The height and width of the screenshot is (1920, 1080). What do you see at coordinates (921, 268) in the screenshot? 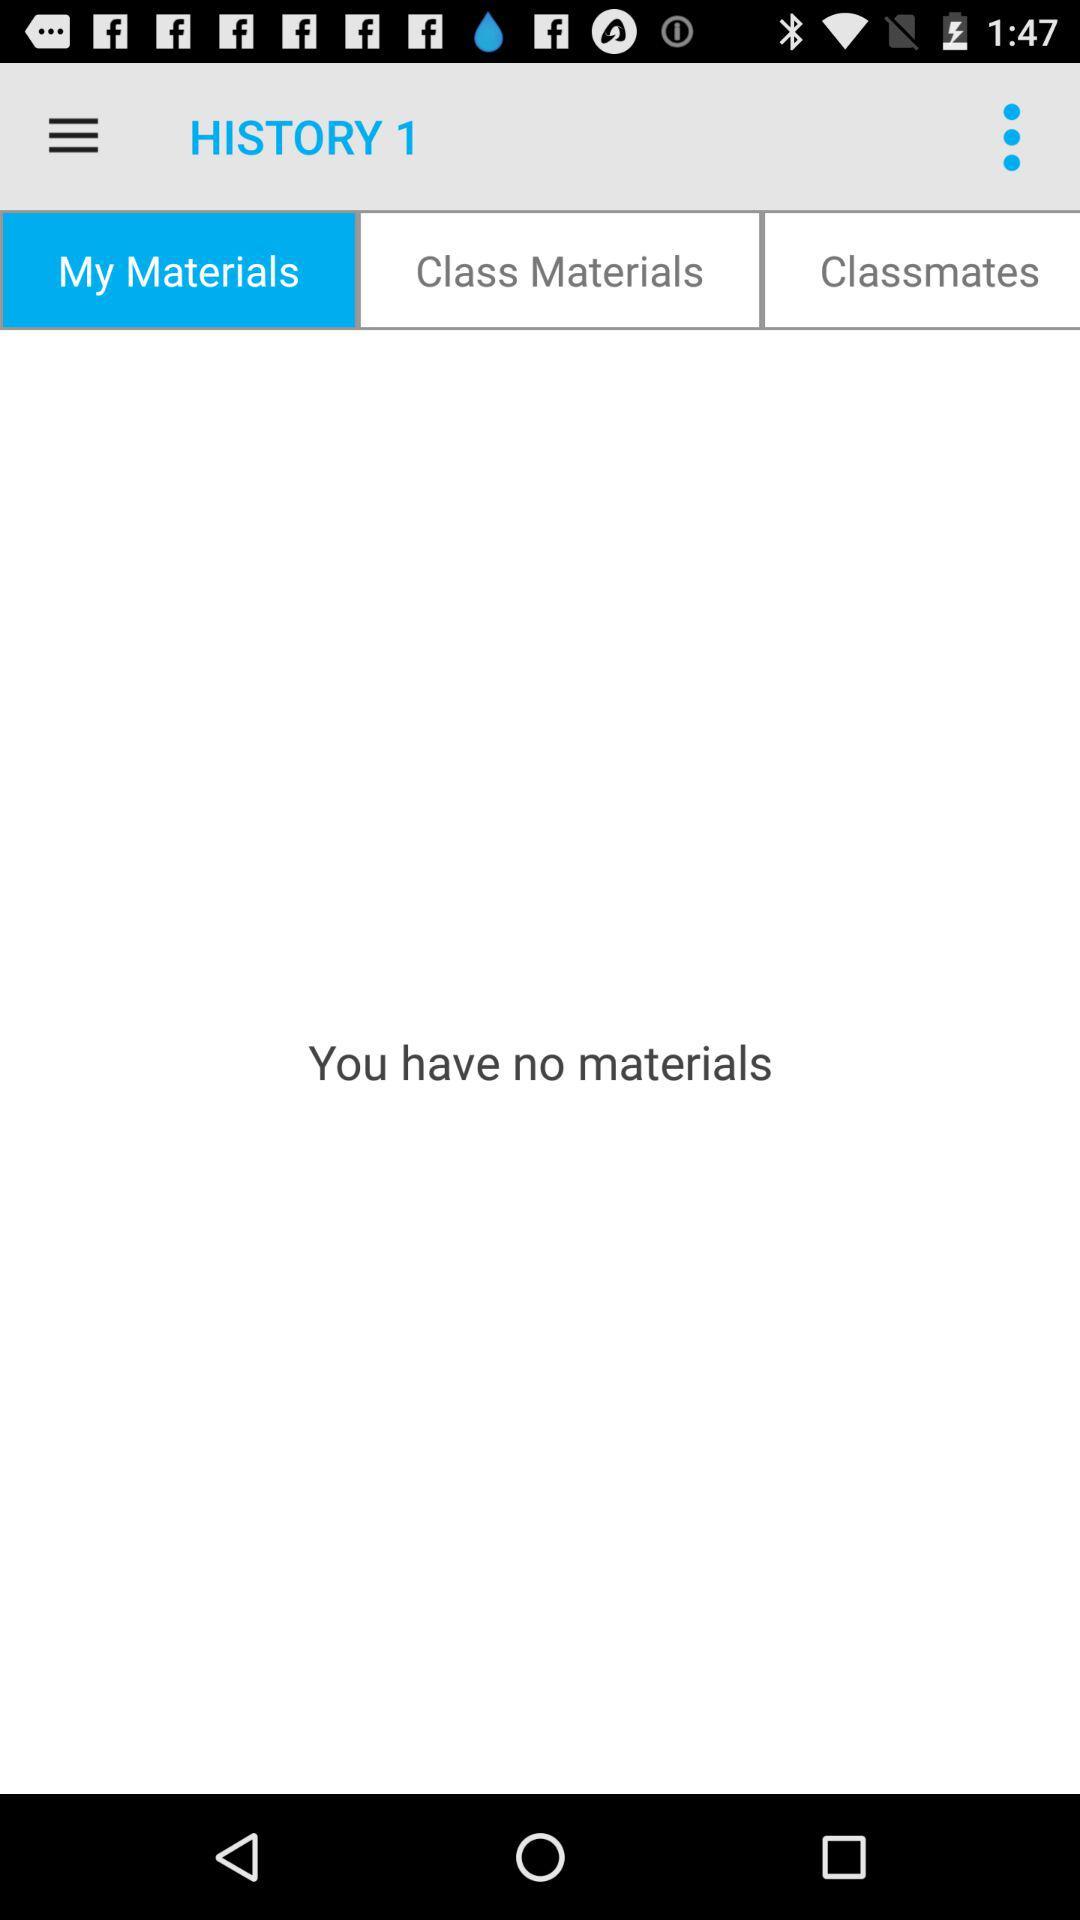
I see `the icon next to the class materials icon` at bounding box center [921, 268].